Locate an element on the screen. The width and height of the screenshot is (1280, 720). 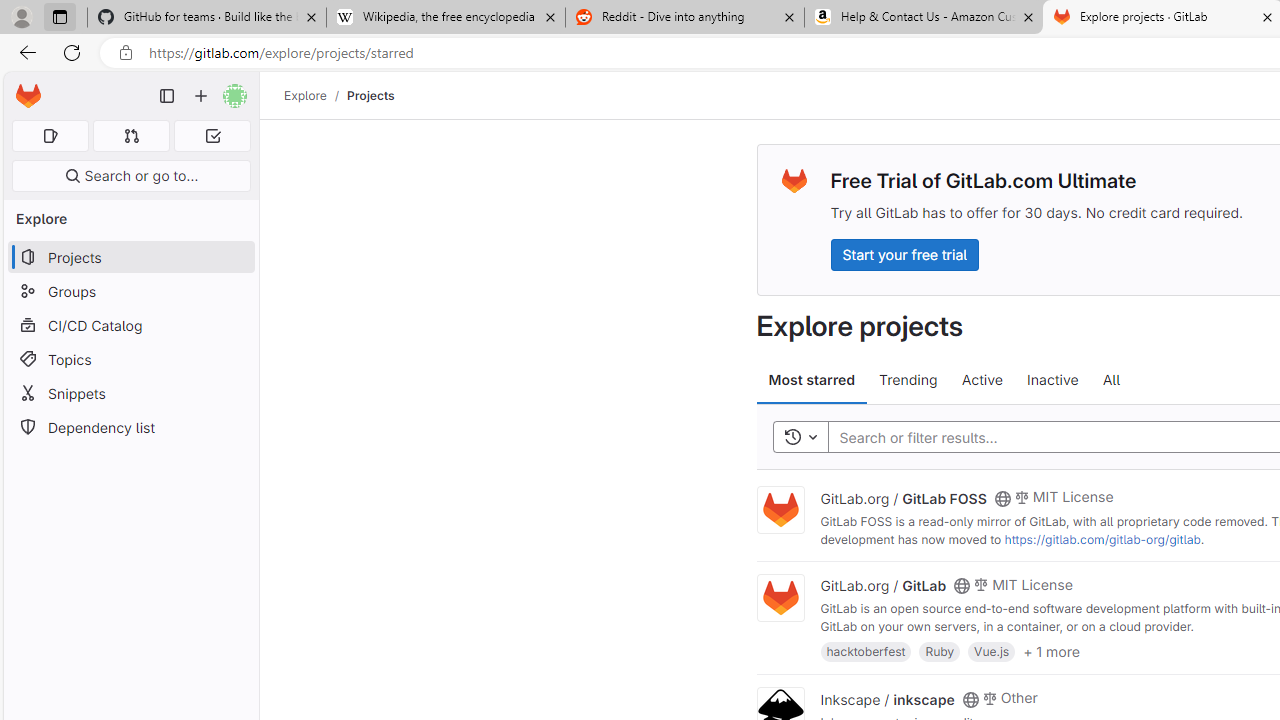
'Dependency list' is located at coordinates (130, 426).